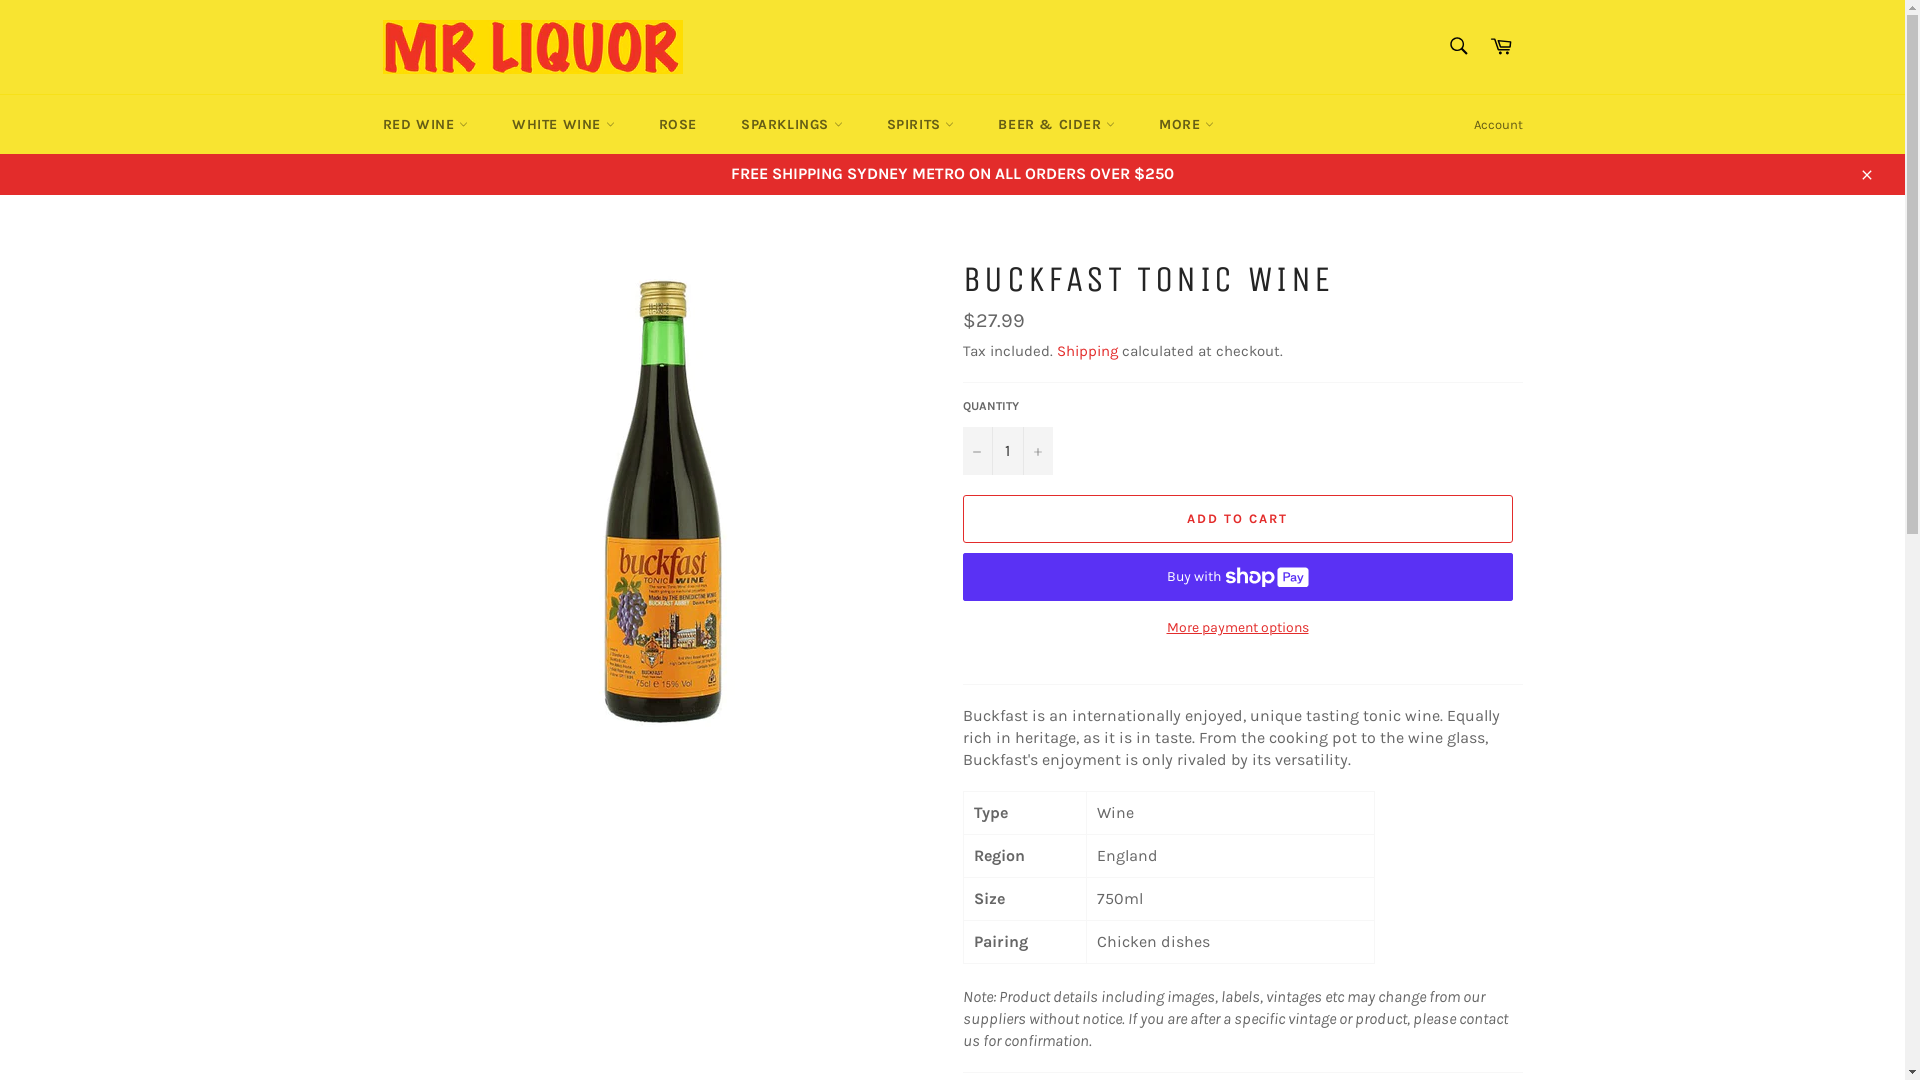  Describe the element at coordinates (1085, 350) in the screenshot. I see `'Shipping'` at that location.